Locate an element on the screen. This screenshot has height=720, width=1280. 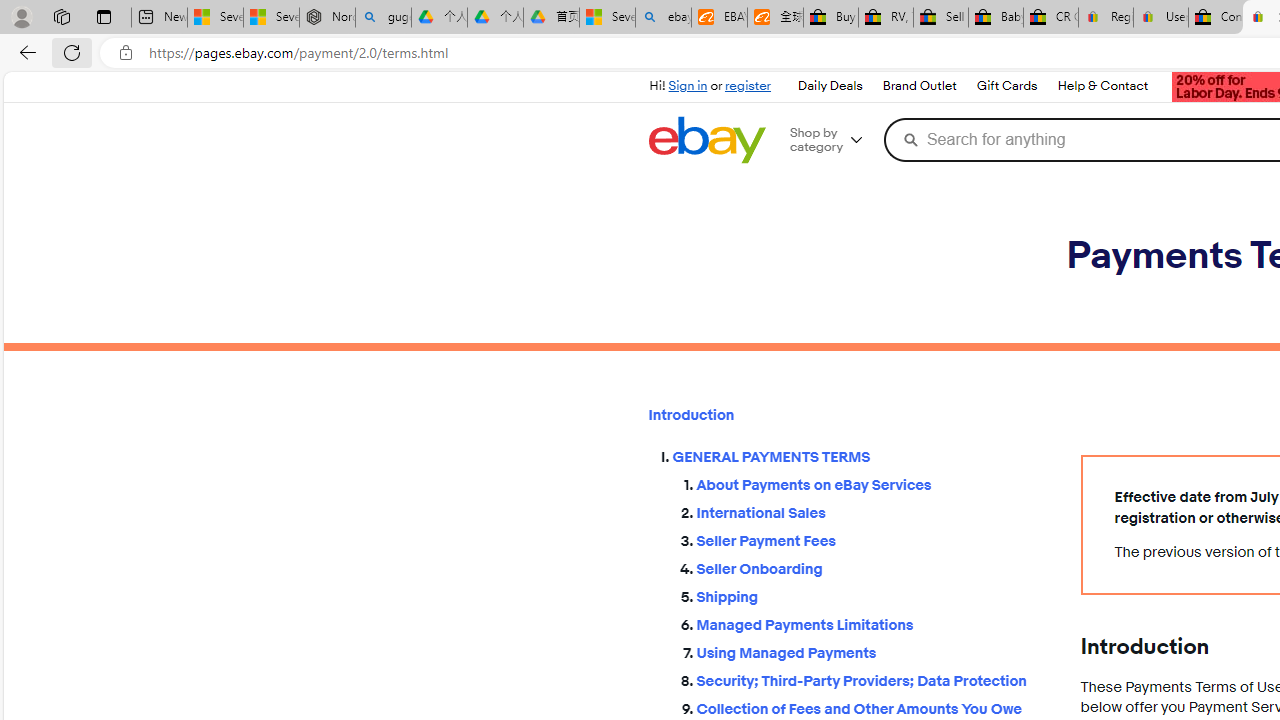
'Help & Contact' is located at coordinates (1101, 85).